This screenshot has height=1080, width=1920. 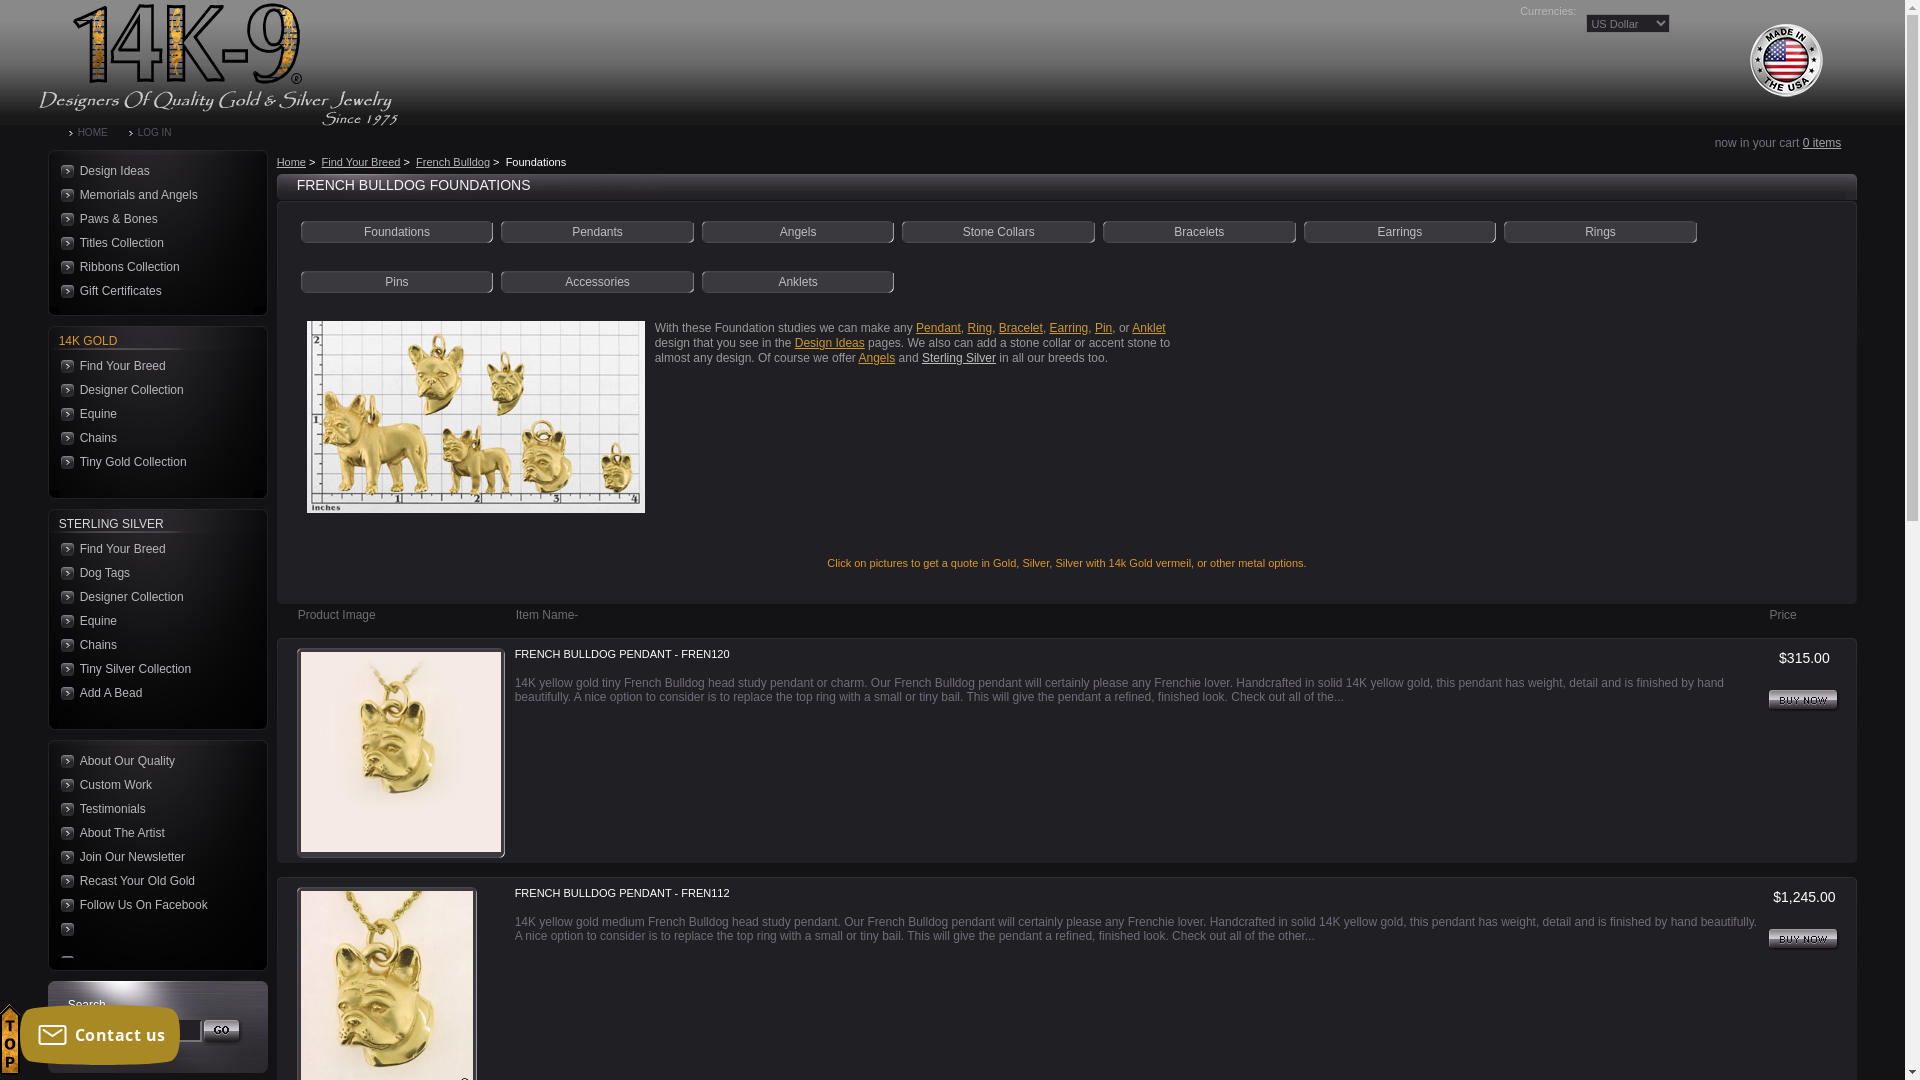 I want to click on 'Designer Collection', so click(x=57, y=389).